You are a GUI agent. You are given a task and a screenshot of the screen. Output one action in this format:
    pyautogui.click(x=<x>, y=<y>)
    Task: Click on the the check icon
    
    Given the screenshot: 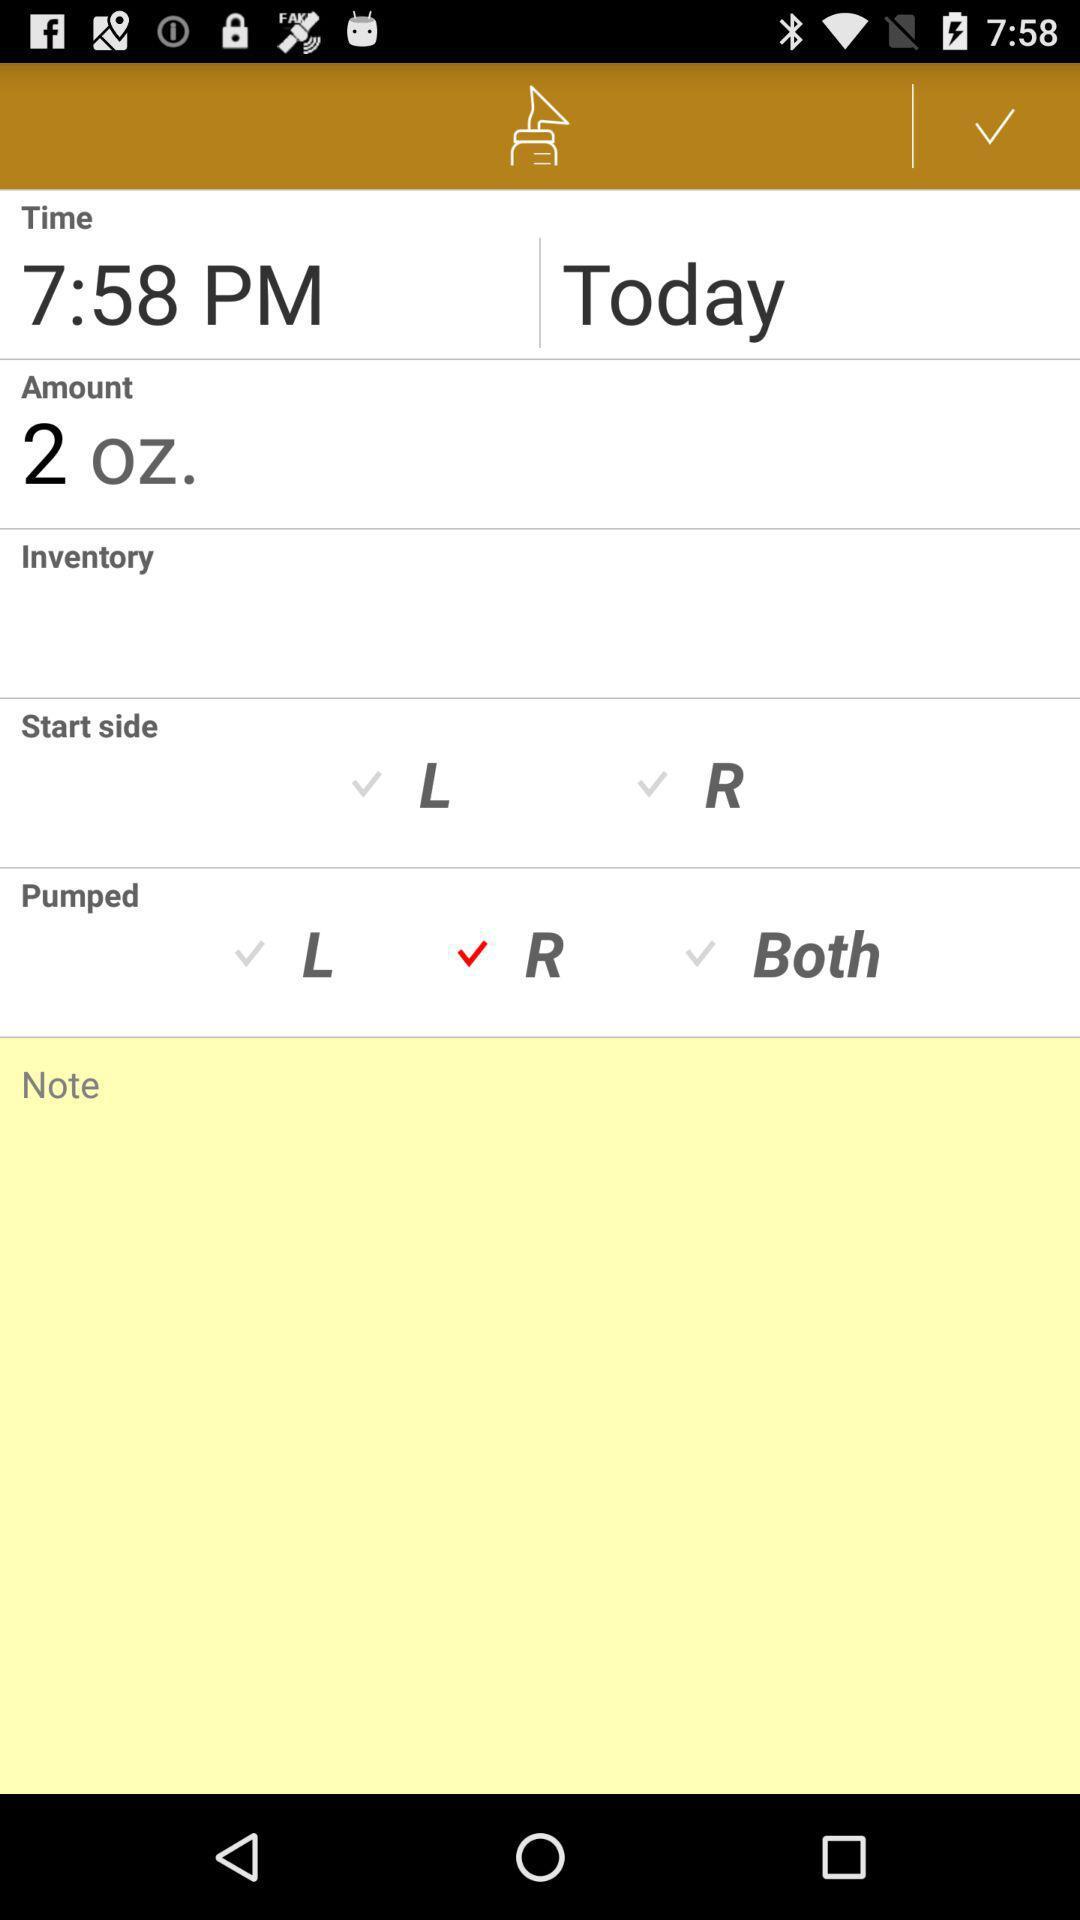 What is the action you would take?
    pyautogui.click(x=995, y=133)
    